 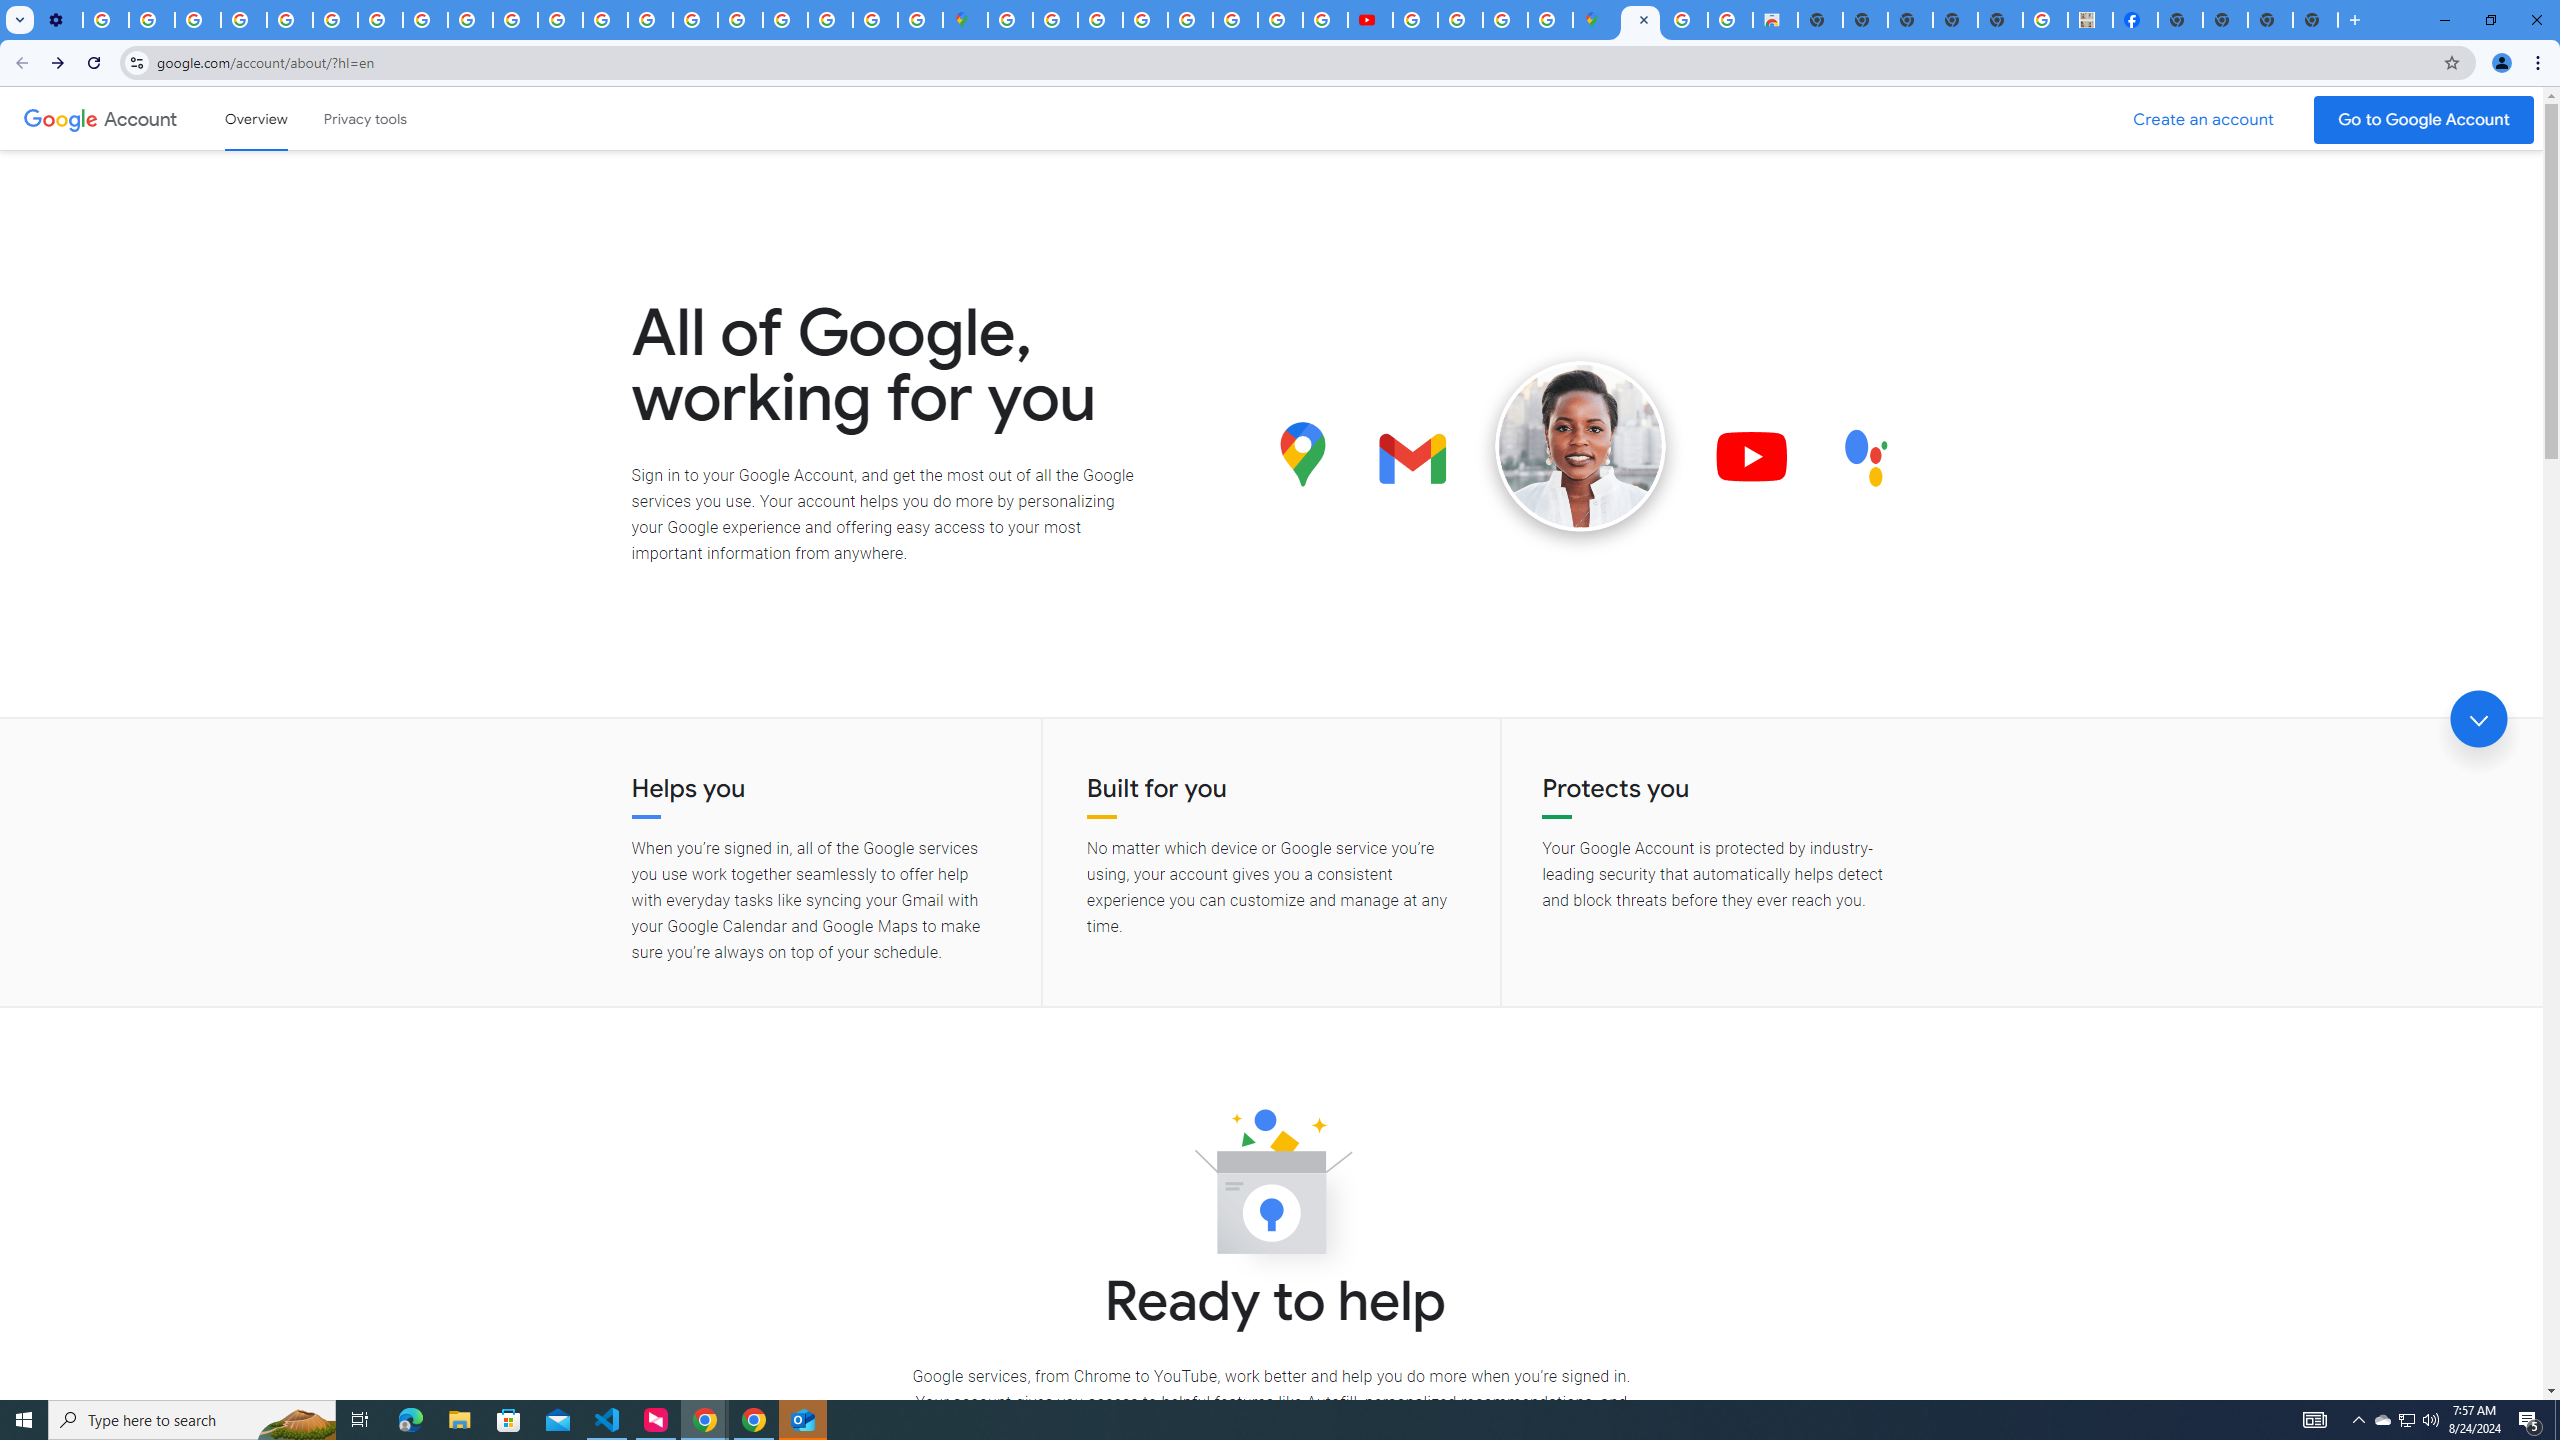 I want to click on 'How Chrome protects your passwords - Google Chrome Help', so click(x=1414, y=19).